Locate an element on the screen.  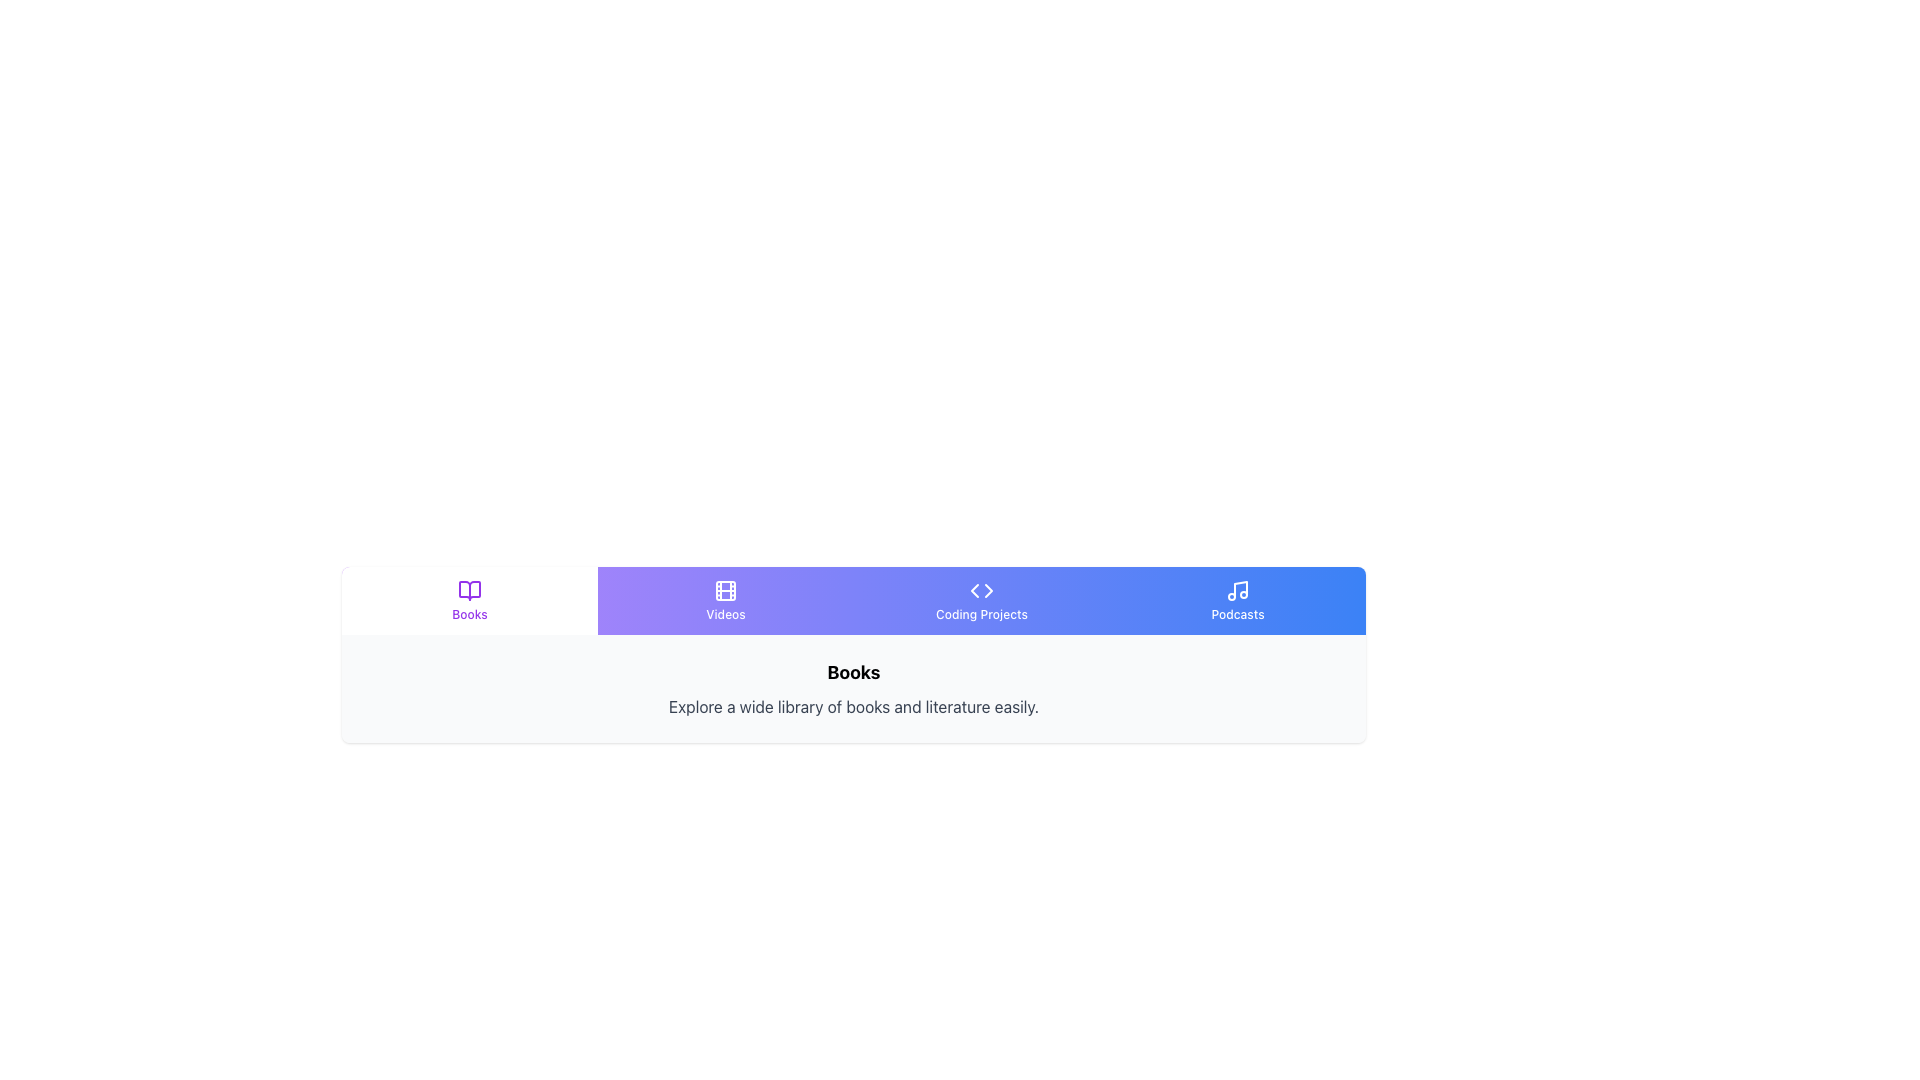
the Podcasts icon located in the top-right quadrant of the interface, which serves as a visual representation for the Podcasts section is located at coordinates (1237, 589).